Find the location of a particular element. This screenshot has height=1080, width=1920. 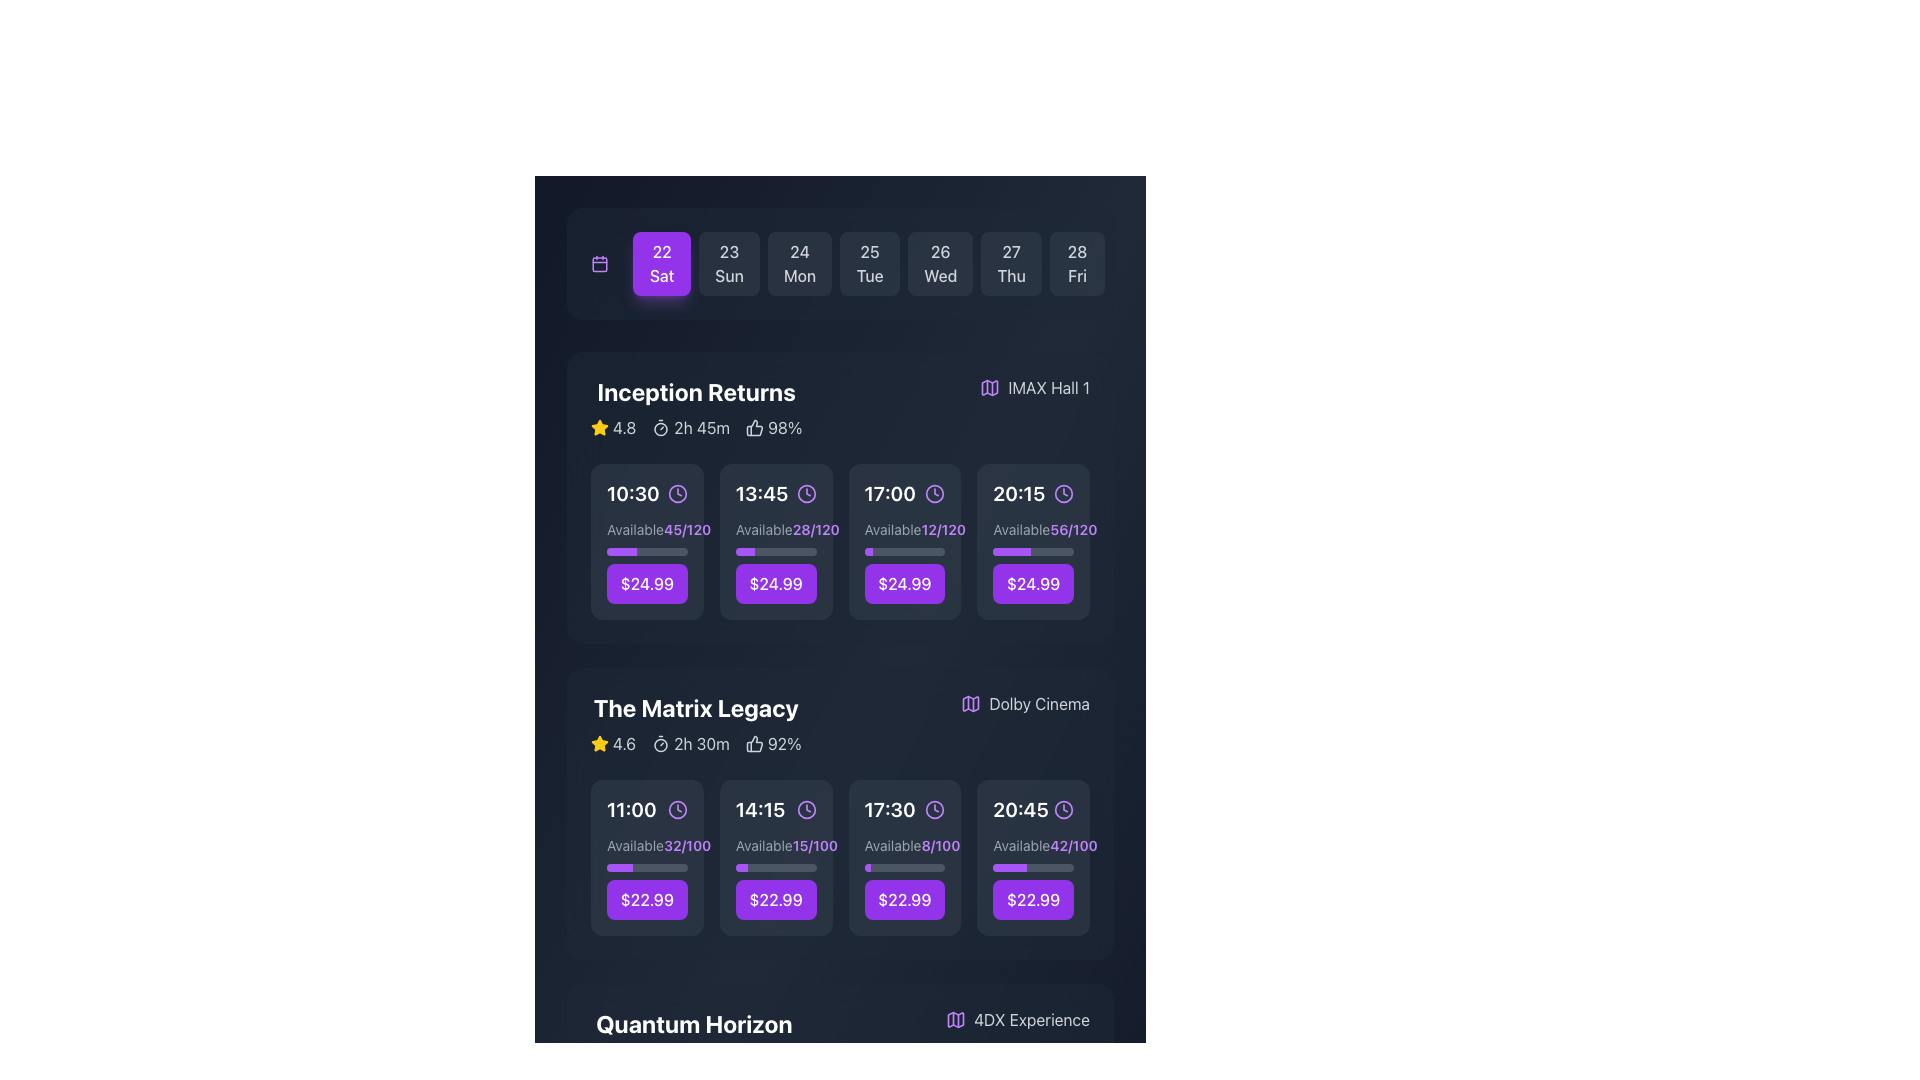

the 'Select Seats' button with a purple background and rounded corners, located beneath the 'Available 56/120' label in the '20:15' time slot section of the 'Inception Returns' movie card is located at coordinates (1033, 542).